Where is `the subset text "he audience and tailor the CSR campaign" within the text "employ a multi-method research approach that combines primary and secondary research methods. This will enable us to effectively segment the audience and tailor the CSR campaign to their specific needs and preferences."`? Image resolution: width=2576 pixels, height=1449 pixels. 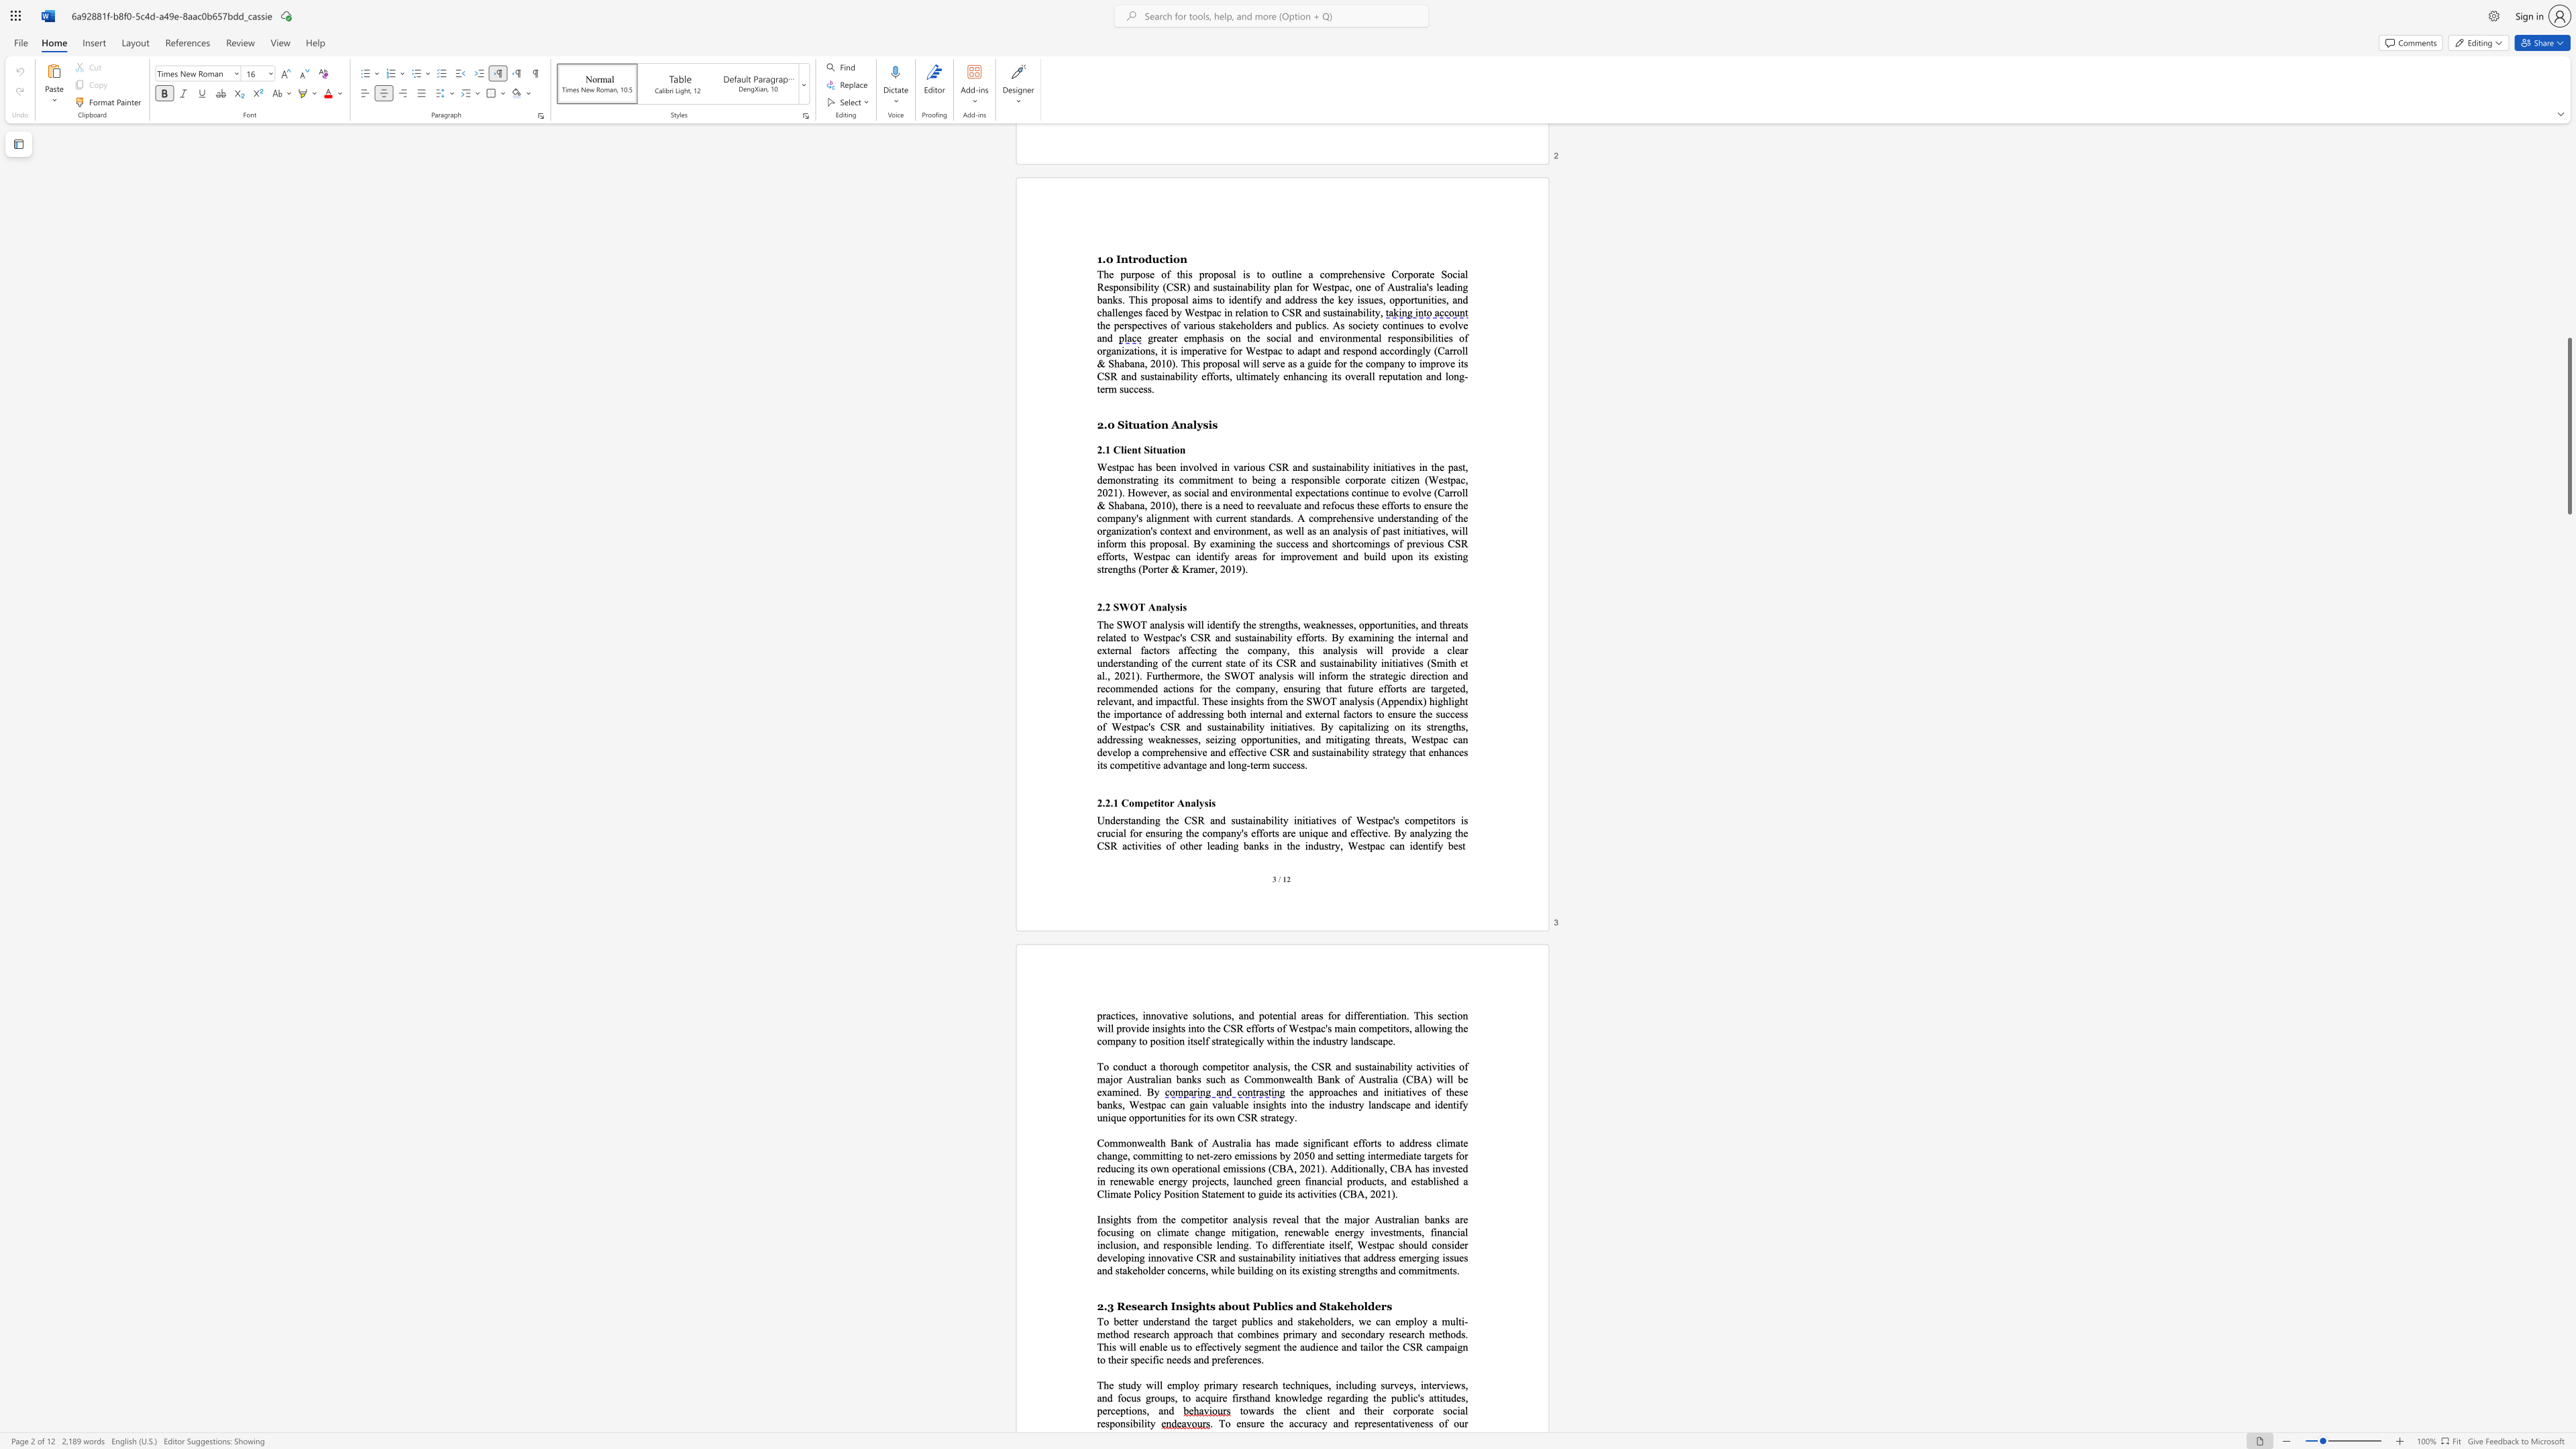 the subset text "he audience and tailor the CSR campaign" within the text "employ a multi-method research approach that combines primary and secondary research methods. This will enable us to effectively segment the audience and tailor the CSR campaign to their specific needs and preferences." is located at coordinates (1285, 1346).